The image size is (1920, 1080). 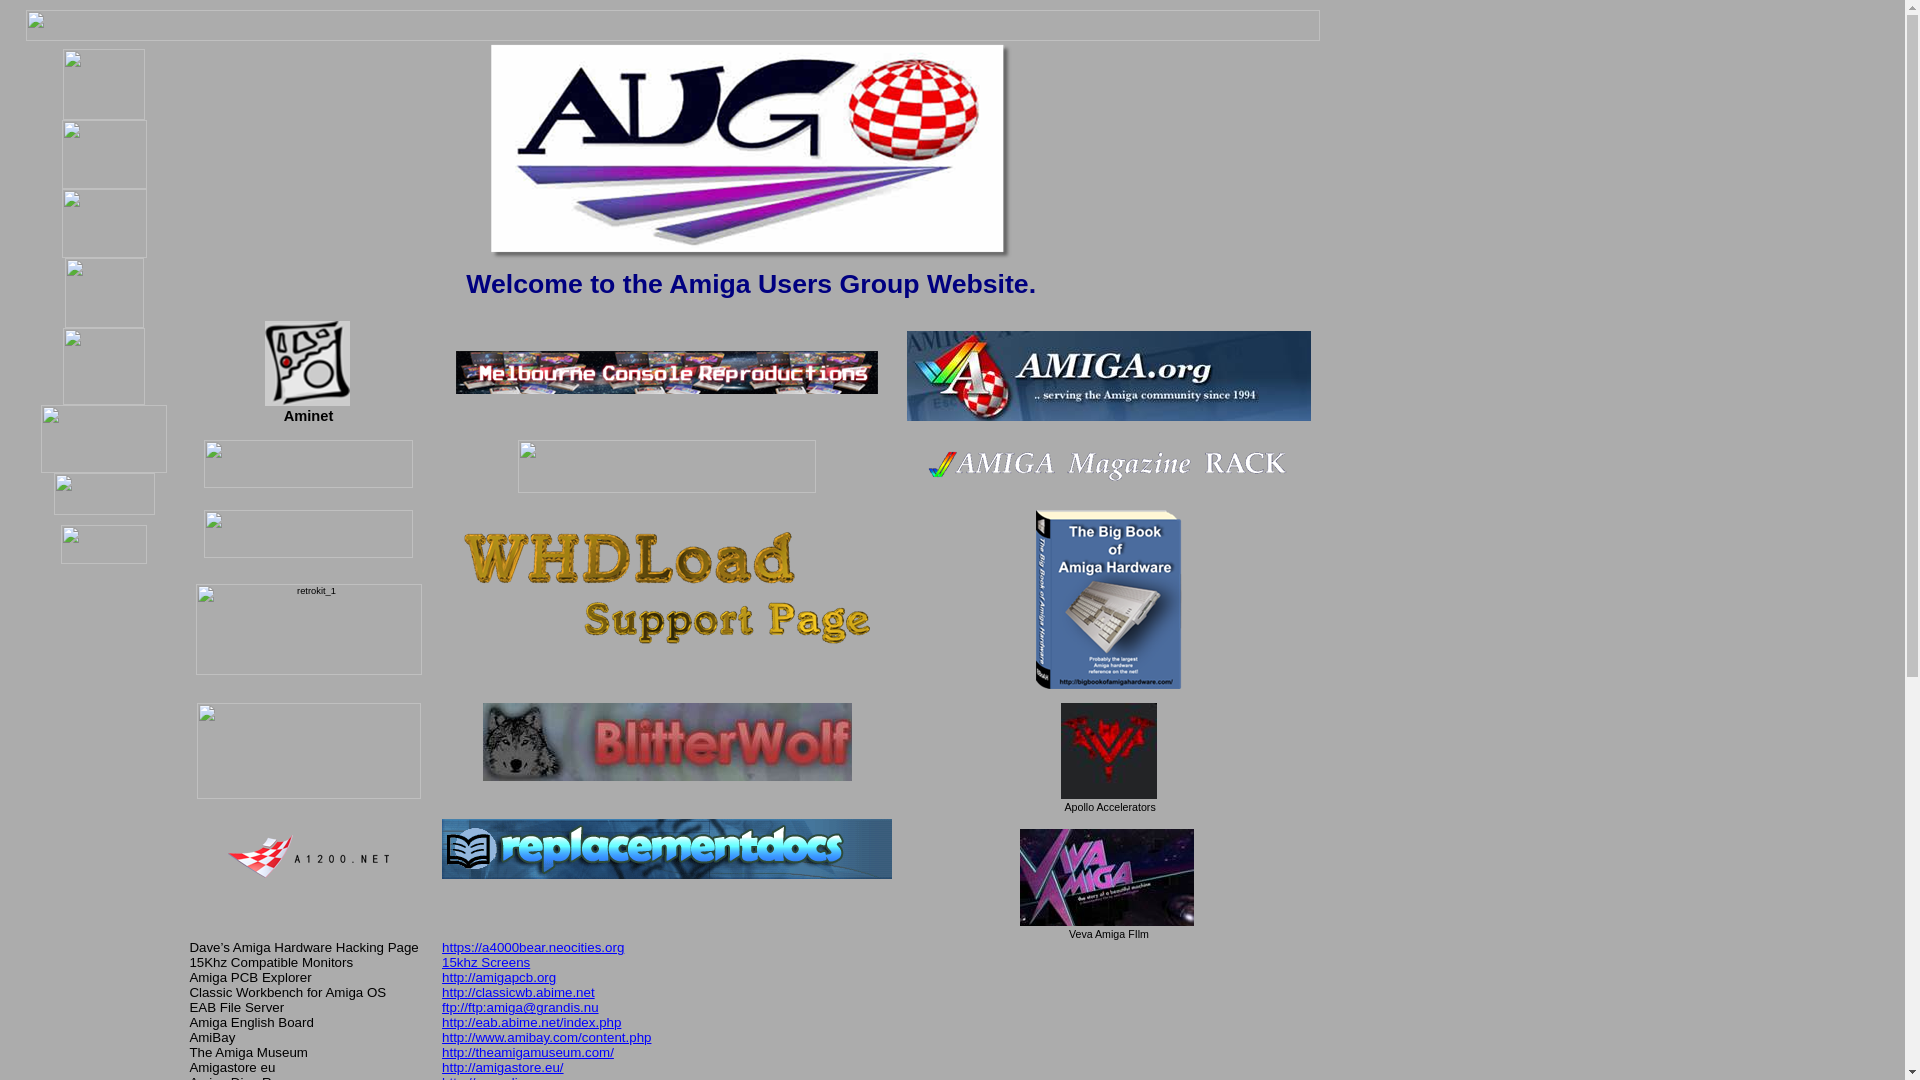 What do you see at coordinates (518, 992) in the screenshot?
I see `'http://classicwb.abime.net'` at bounding box center [518, 992].